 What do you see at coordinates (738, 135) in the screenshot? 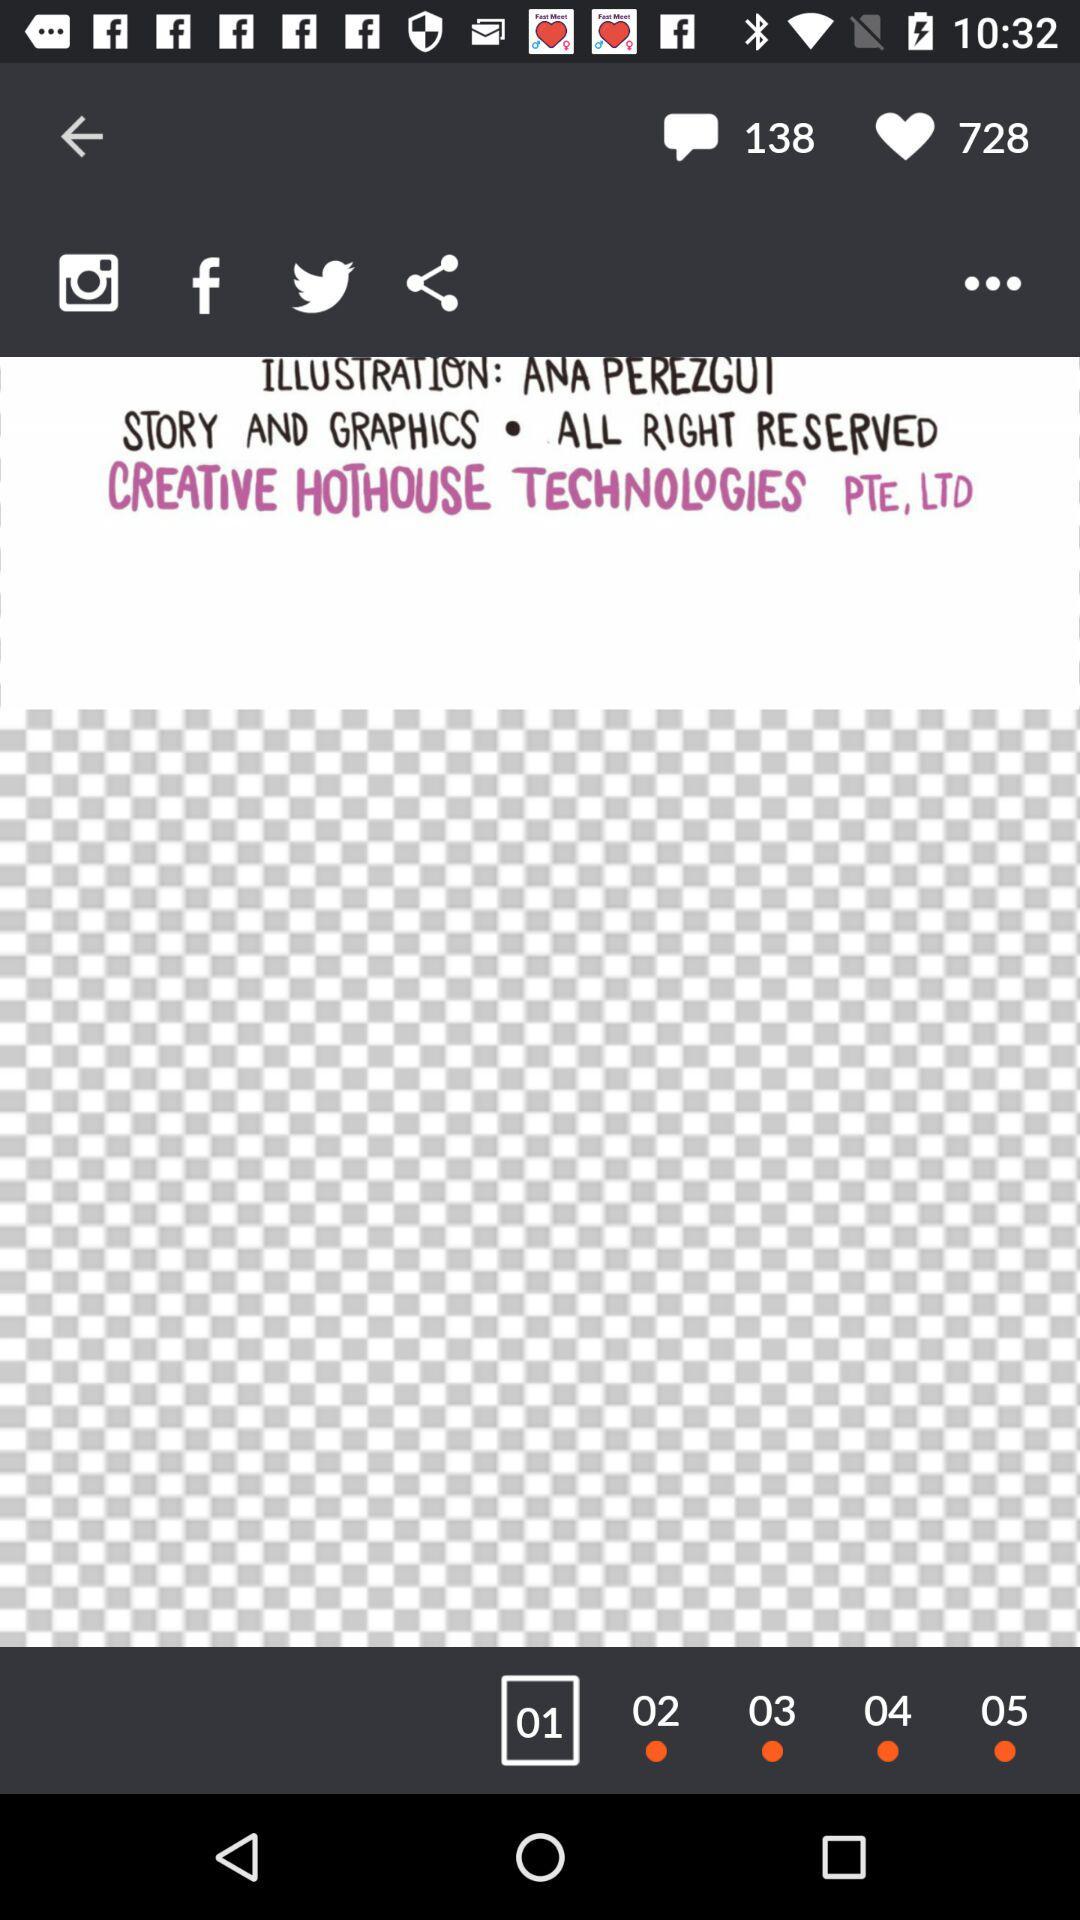
I see `the item next to the 728  item` at bounding box center [738, 135].